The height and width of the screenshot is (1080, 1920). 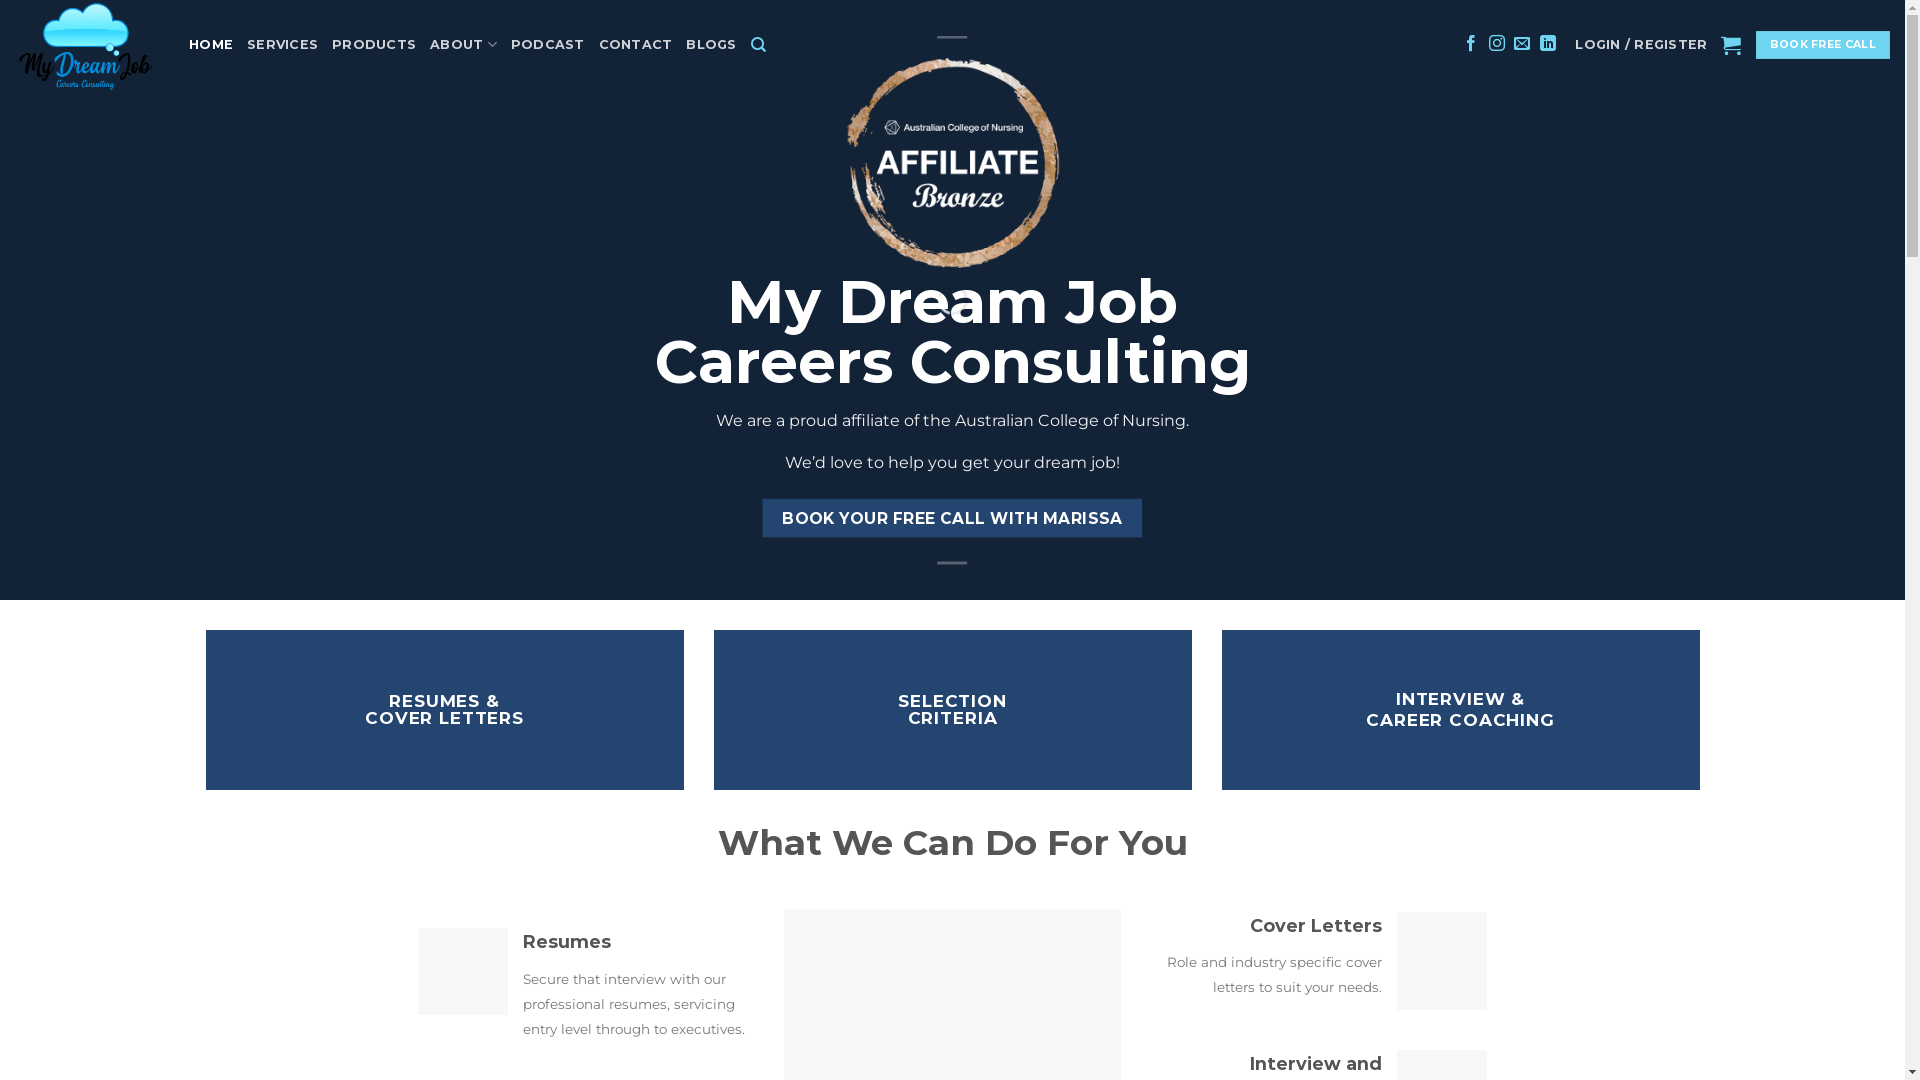 What do you see at coordinates (547, 45) in the screenshot?
I see `'PODCAST'` at bounding box center [547, 45].